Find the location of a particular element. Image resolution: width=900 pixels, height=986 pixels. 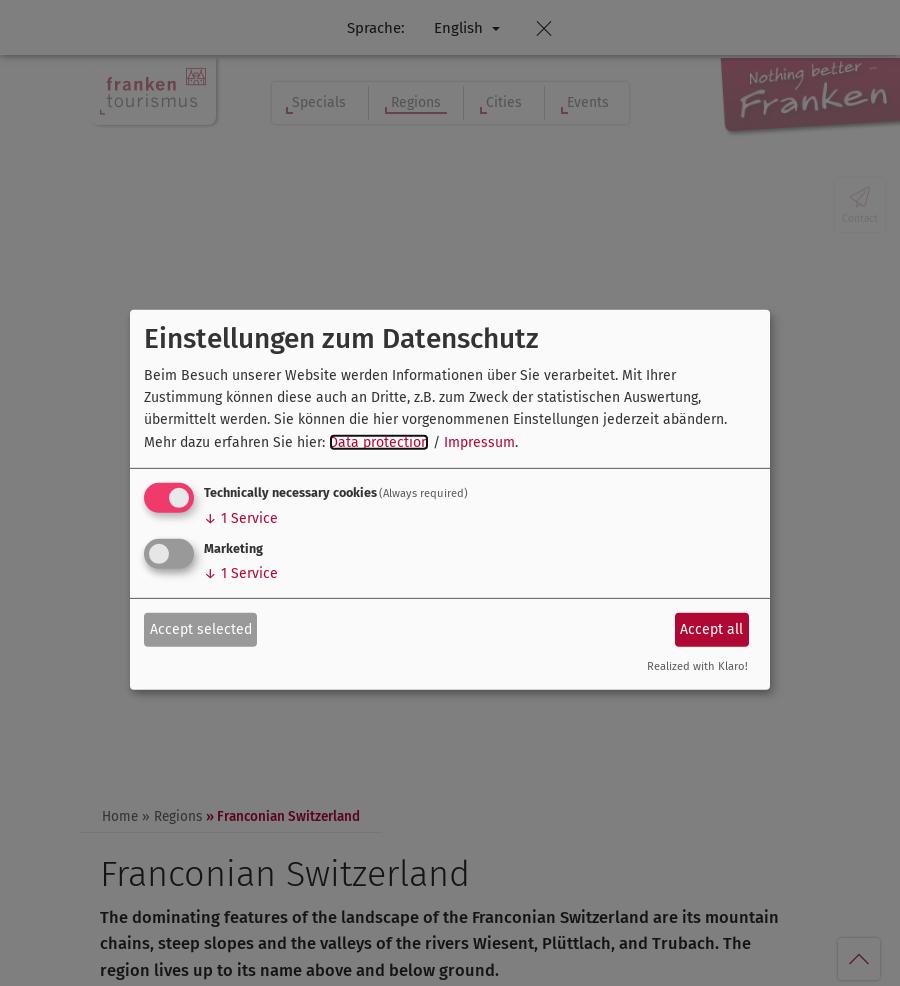

'English' is located at coordinates (432, 26).